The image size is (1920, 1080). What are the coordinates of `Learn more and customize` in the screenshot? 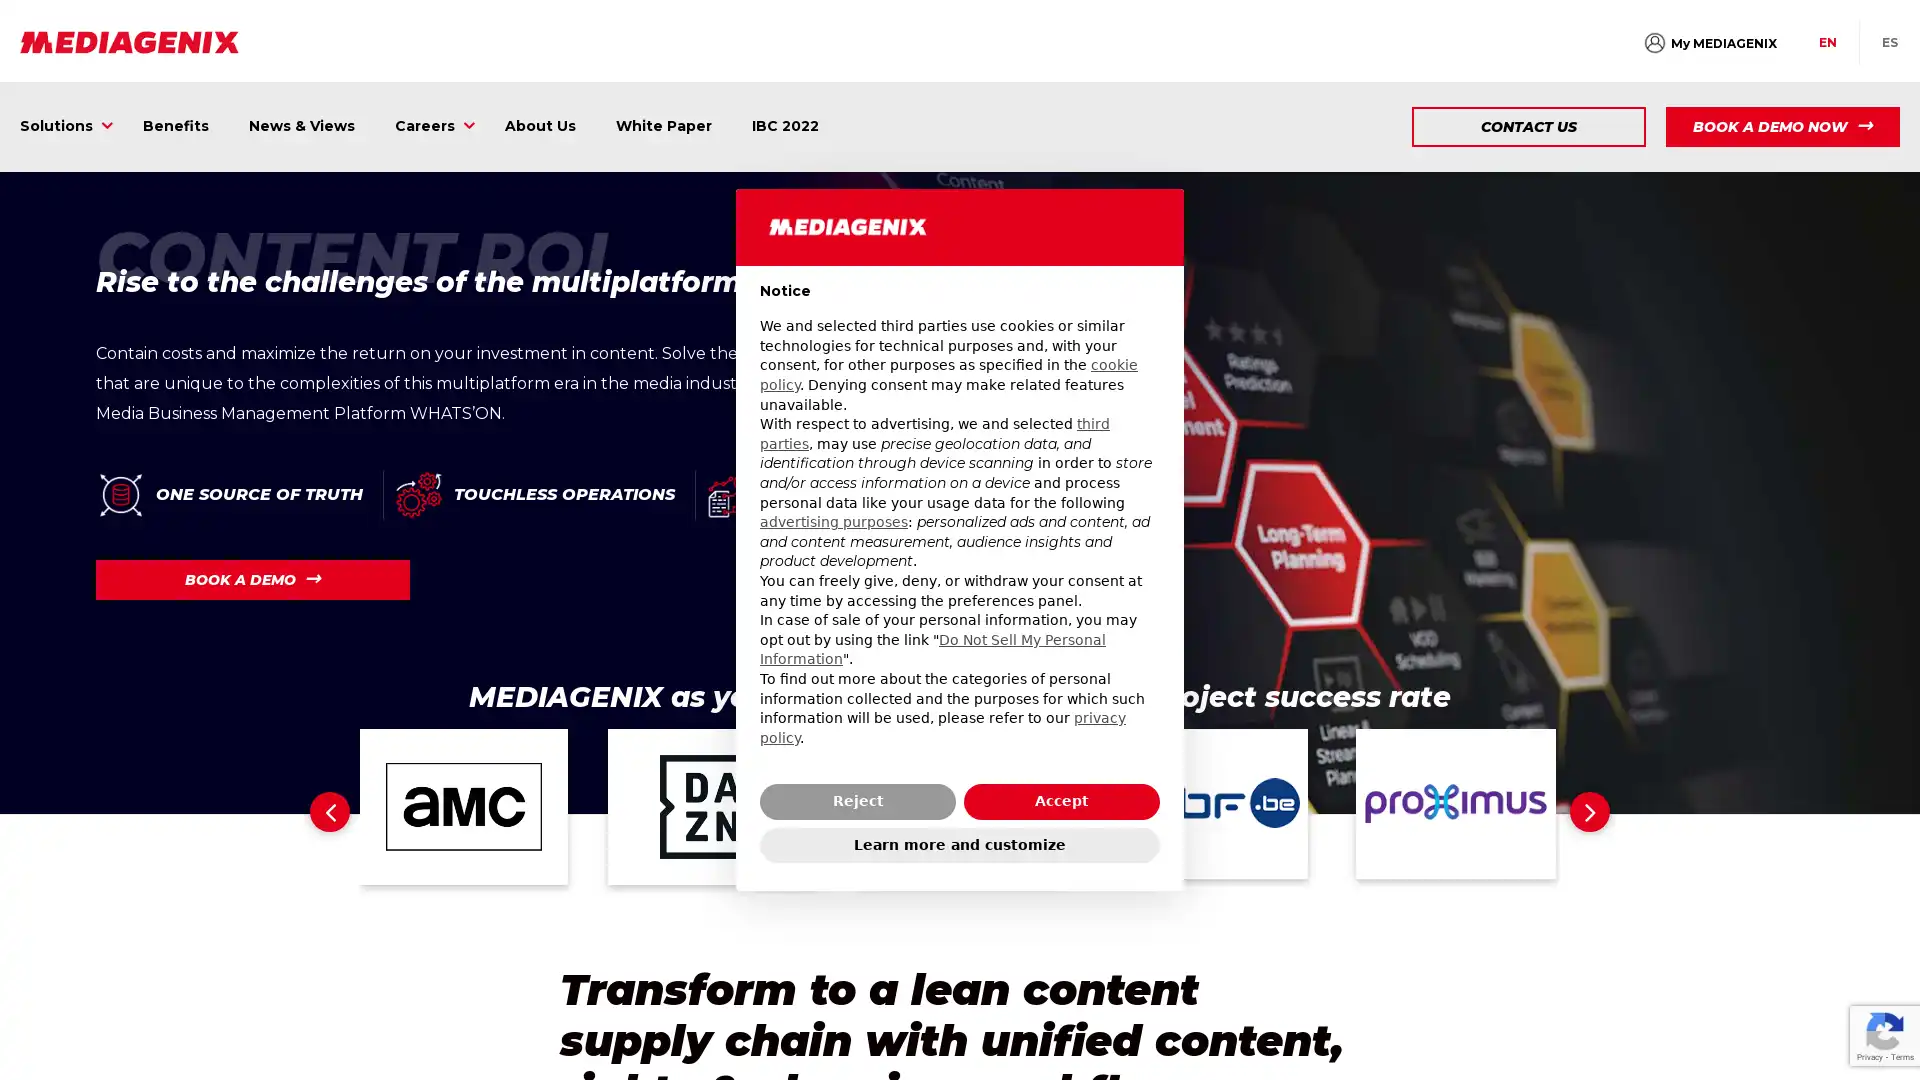 It's located at (960, 844).